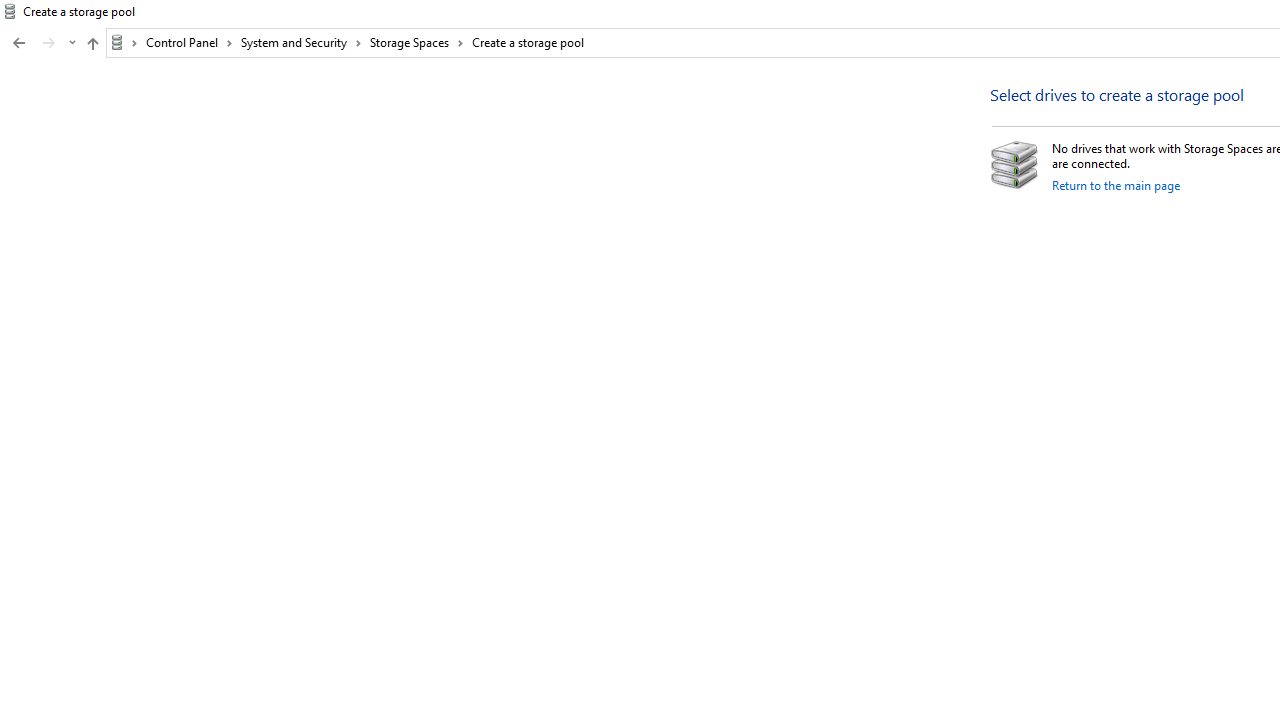 Image resolution: width=1280 pixels, height=720 pixels. I want to click on 'Return to the main page', so click(1115, 185).